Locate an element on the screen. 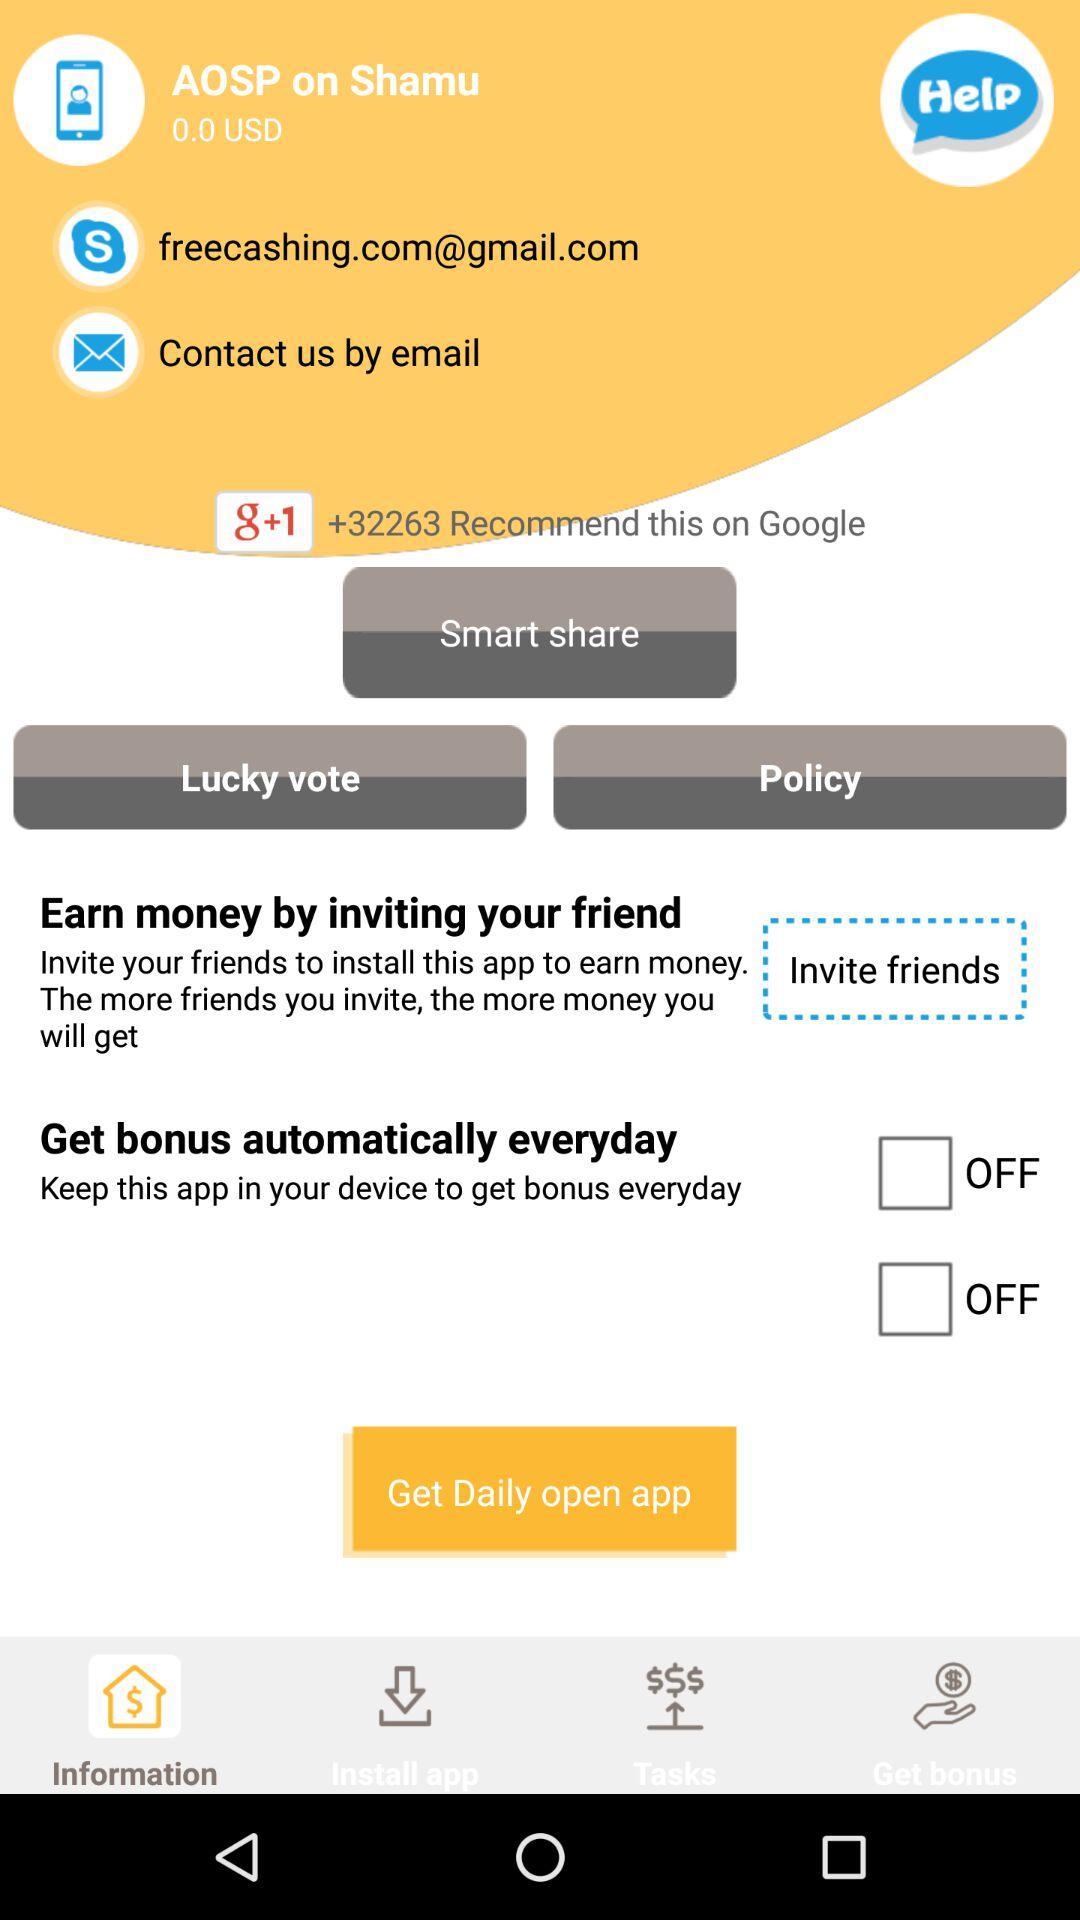  open skype contact is located at coordinates (98, 245).